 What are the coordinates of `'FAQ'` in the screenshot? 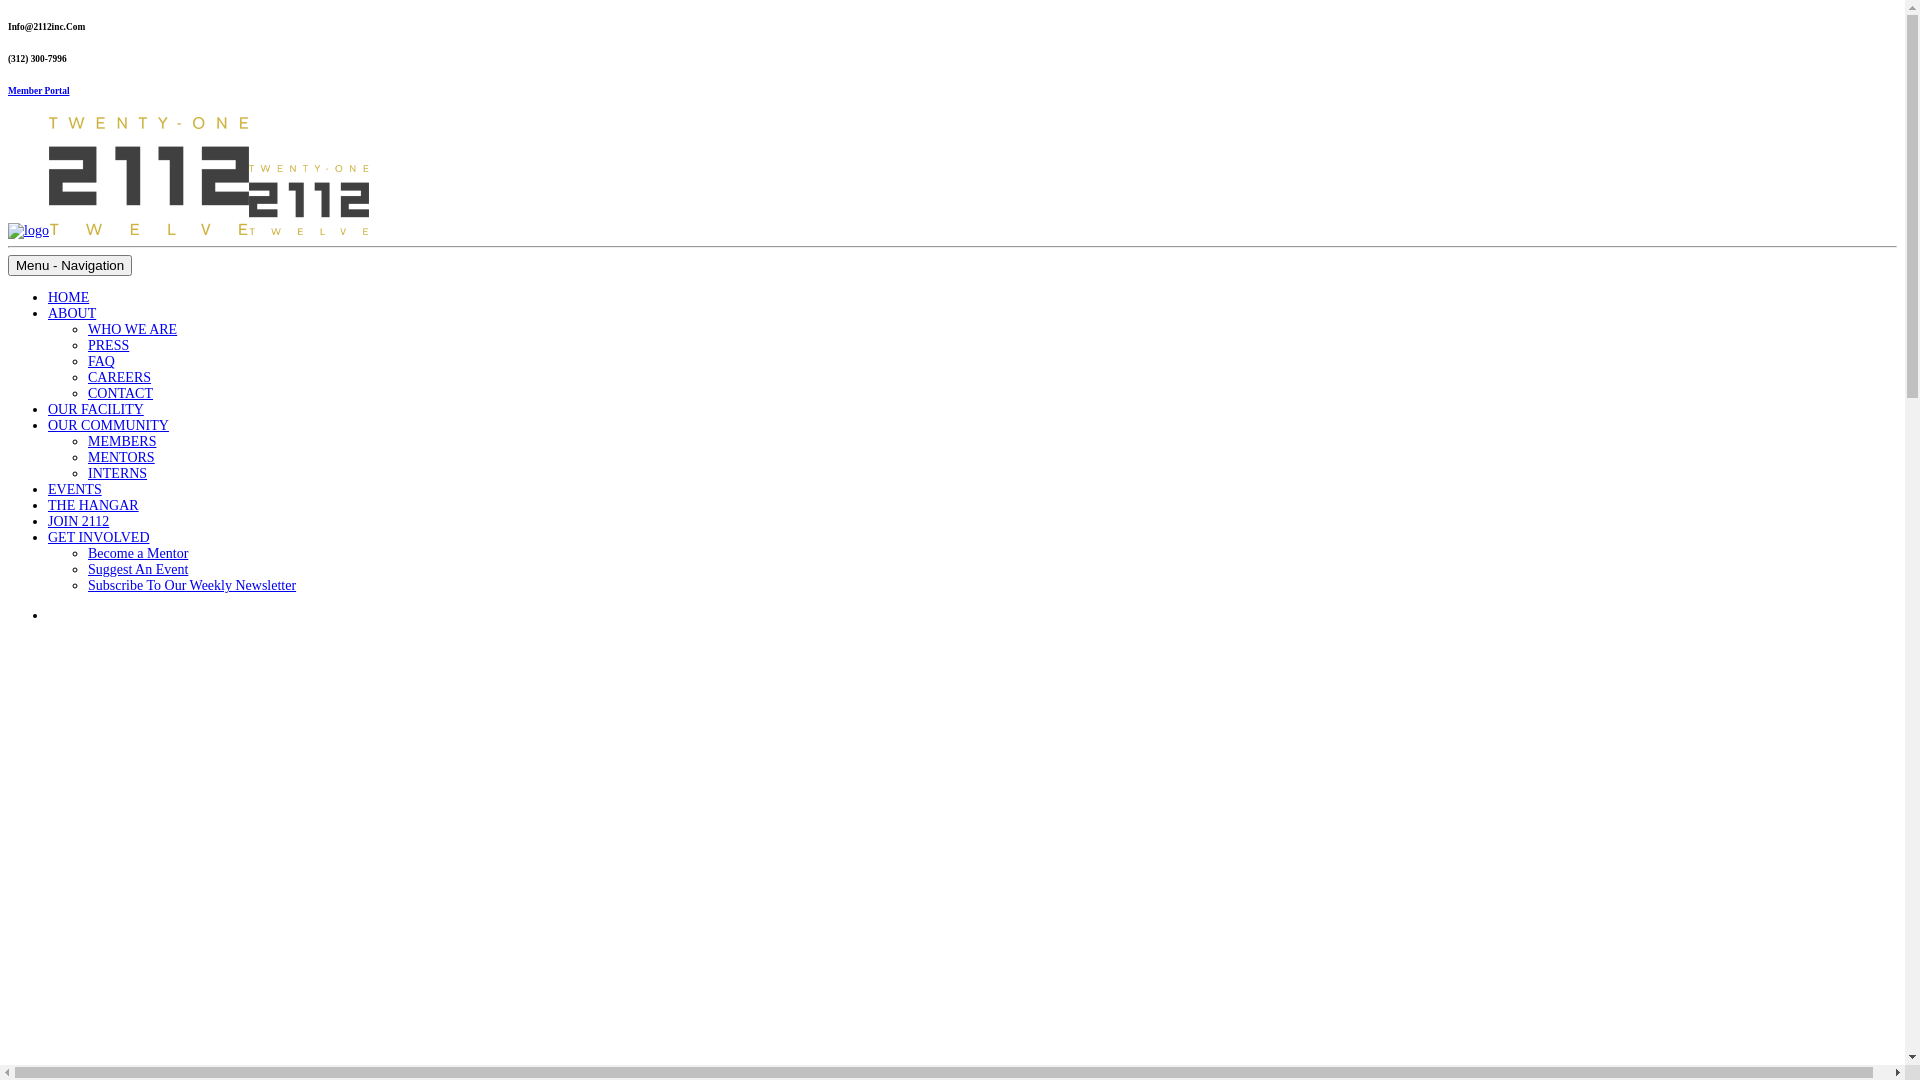 It's located at (86, 361).